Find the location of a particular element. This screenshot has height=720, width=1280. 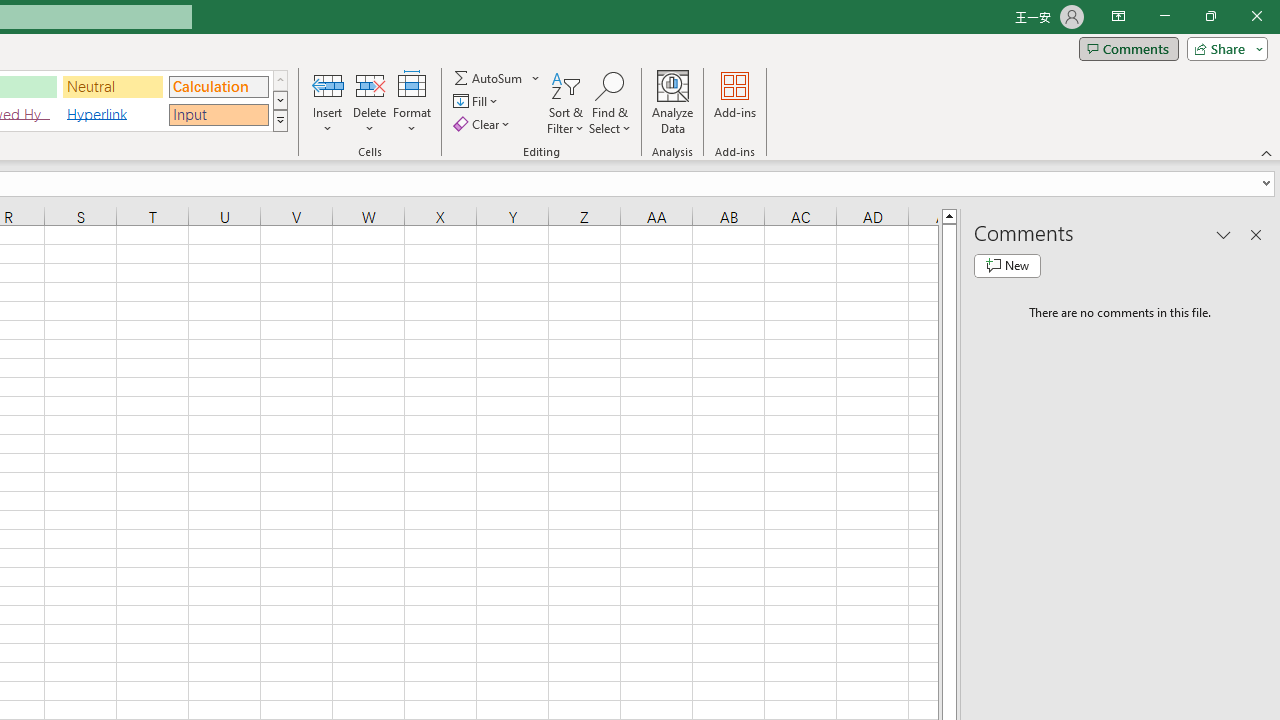

'Row Down' is located at coordinates (279, 100).